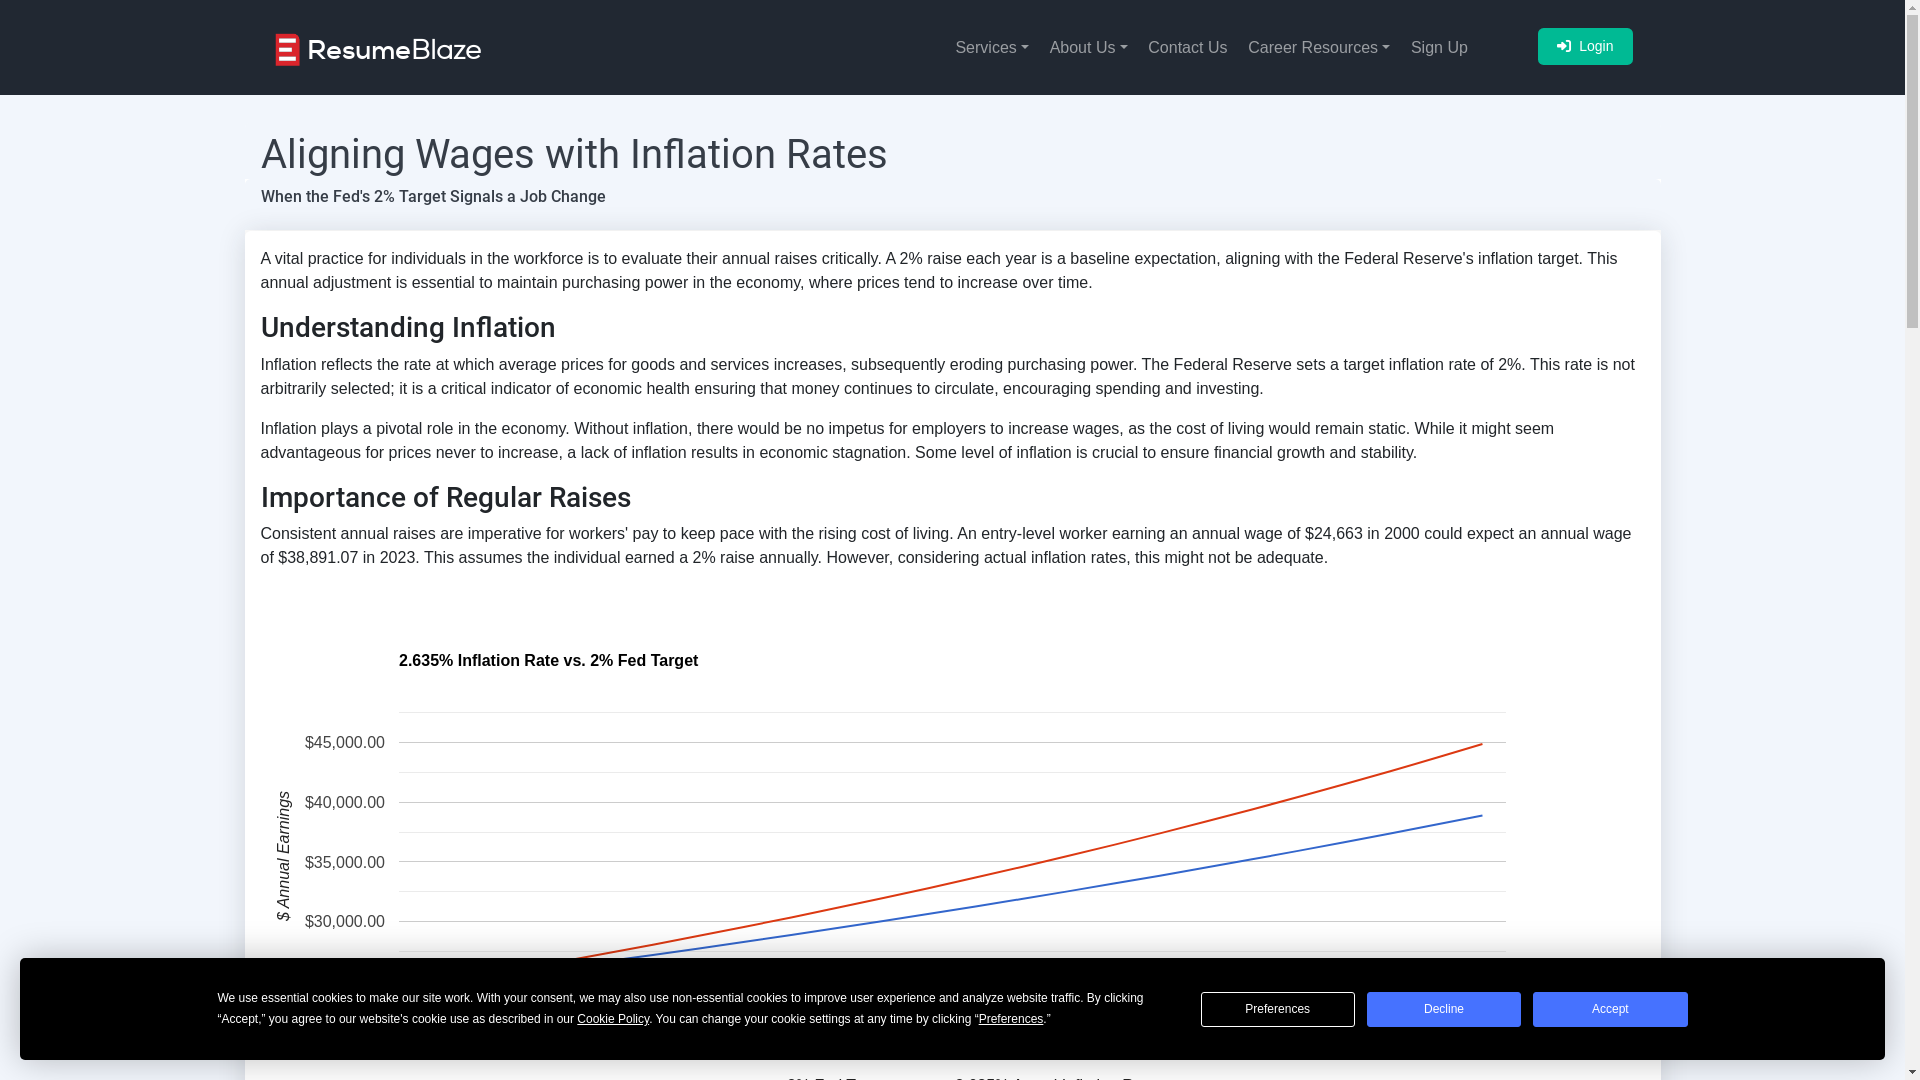  What do you see at coordinates (376, 47) in the screenshot?
I see `'ResumeBlaze'` at bounding box center [376, 47].